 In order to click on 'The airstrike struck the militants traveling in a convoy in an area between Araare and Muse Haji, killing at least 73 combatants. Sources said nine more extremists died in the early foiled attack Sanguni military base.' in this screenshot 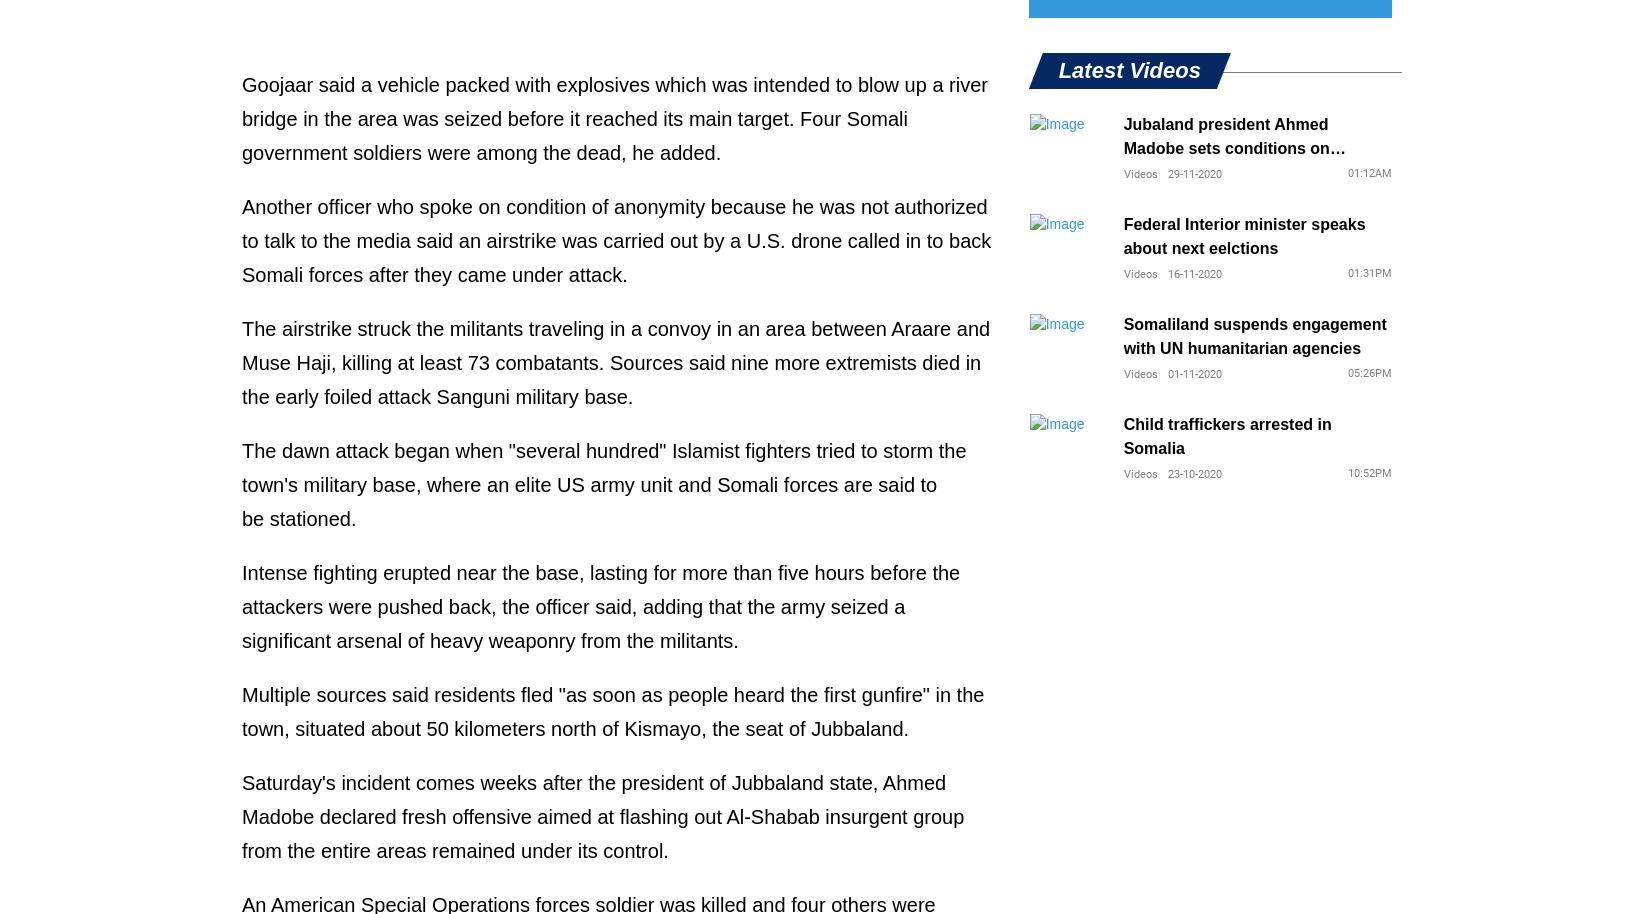, I will do `click(616, 362)`.